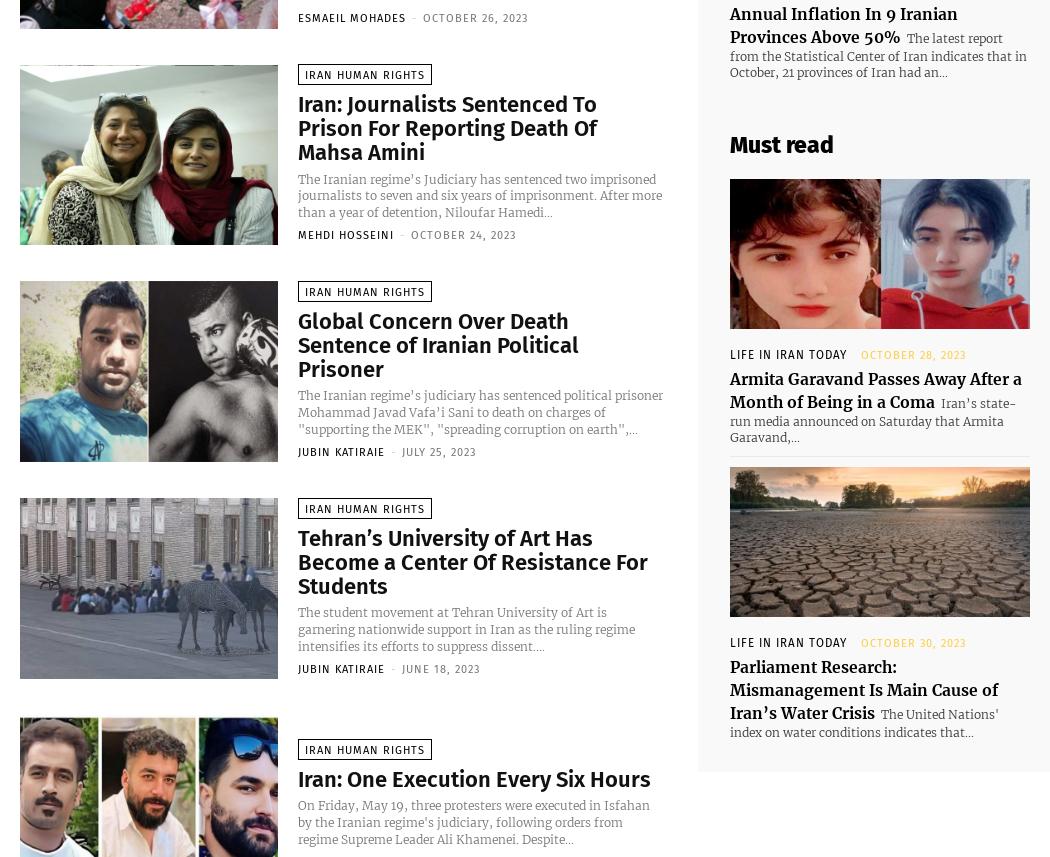  What do you see at coordinates (463, 238) in the screenshot?
I see `'October 24, 2023'` at bounding box center [463, 238].